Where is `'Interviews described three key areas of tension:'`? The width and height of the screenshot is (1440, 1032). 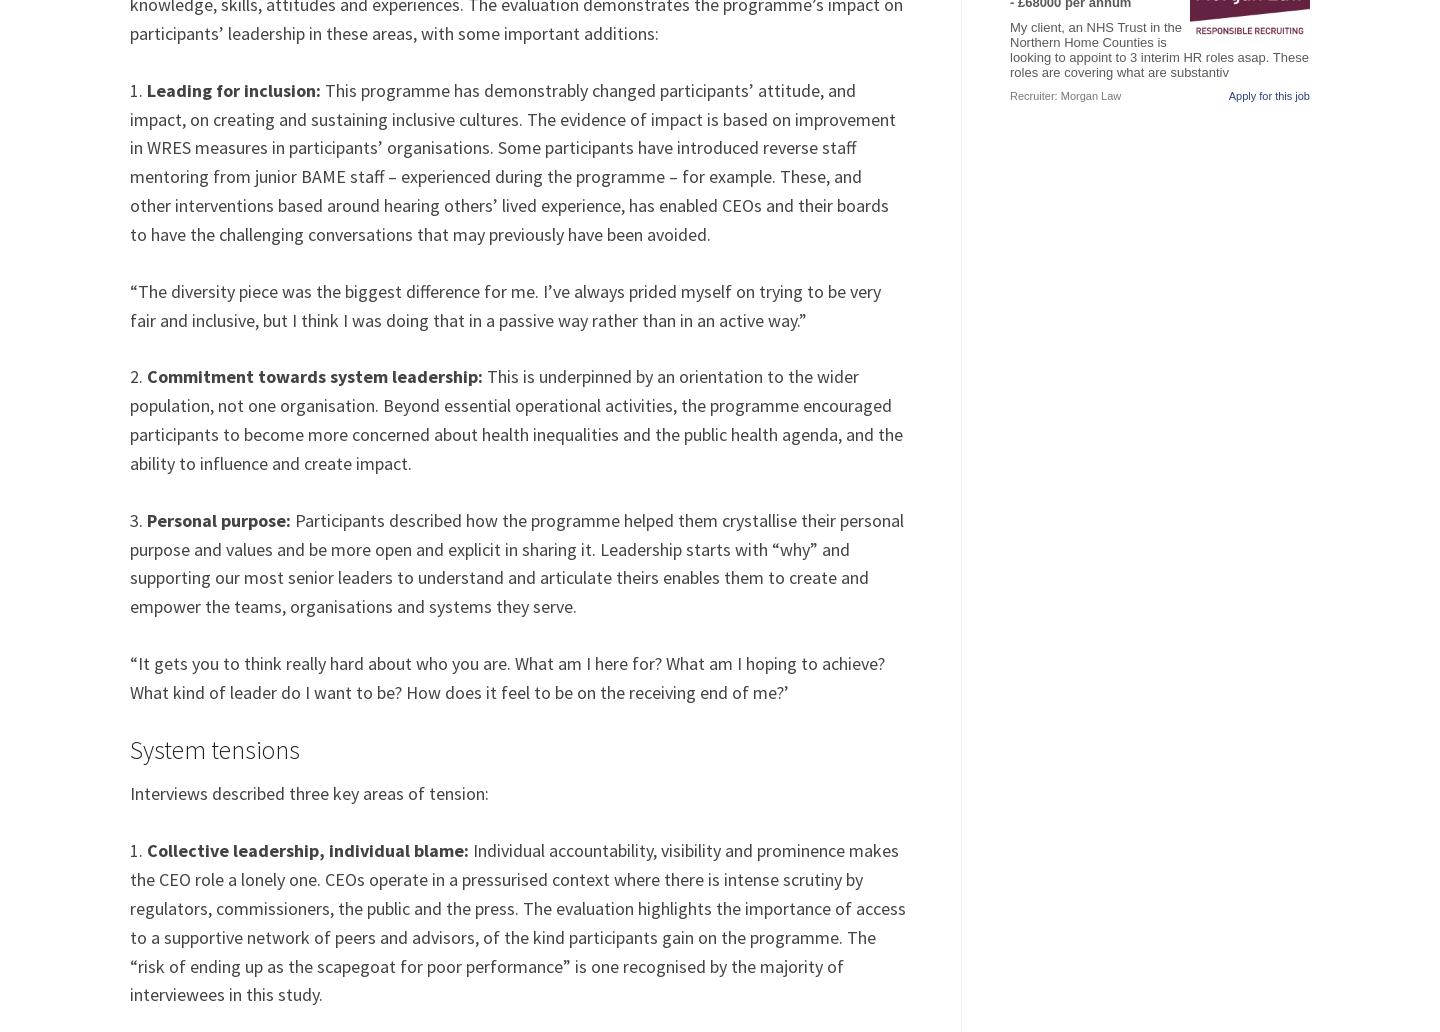
'Interviews described three key areas of tension:' is located at coordinates (309, 793).